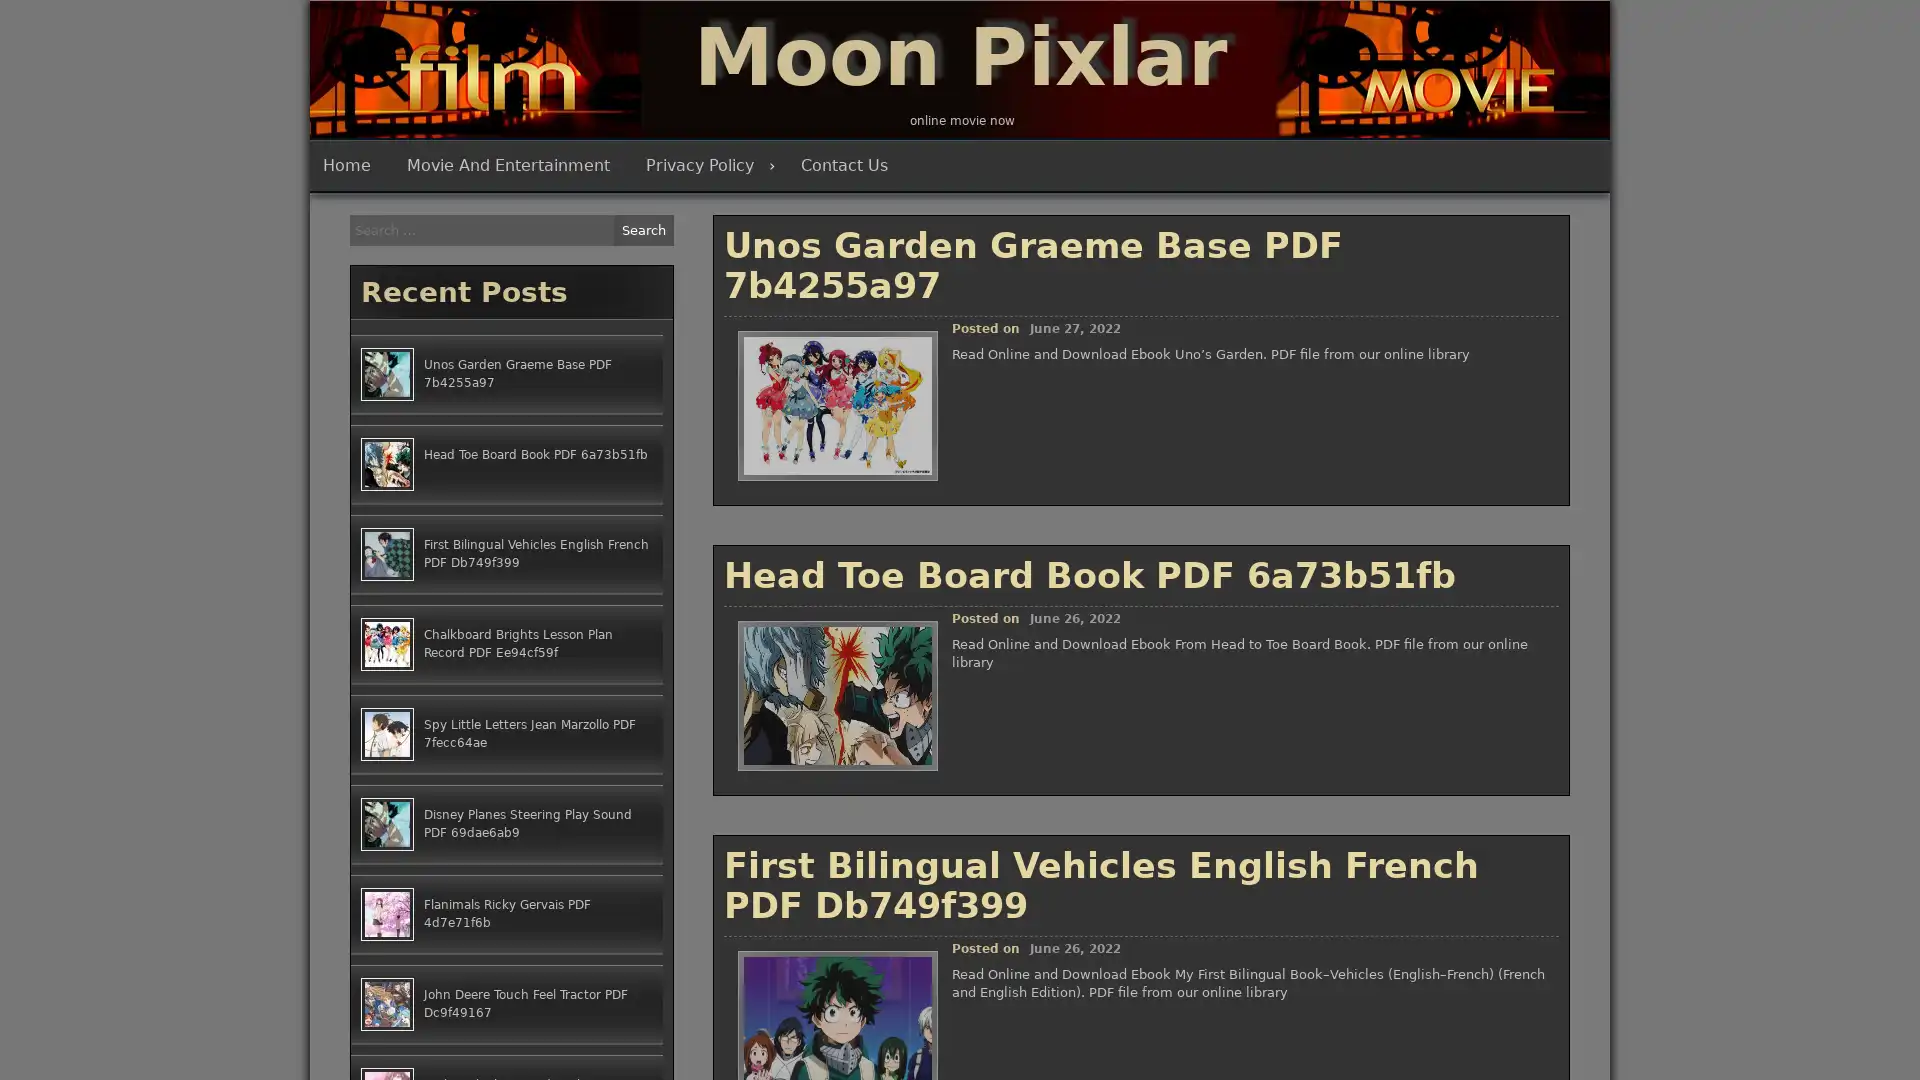 The width and height of the screenshot is (1920, 1080). What do you see at coordinates (643, 229) in the screenshot?
I see `Search` at bounding box center [643, 229].